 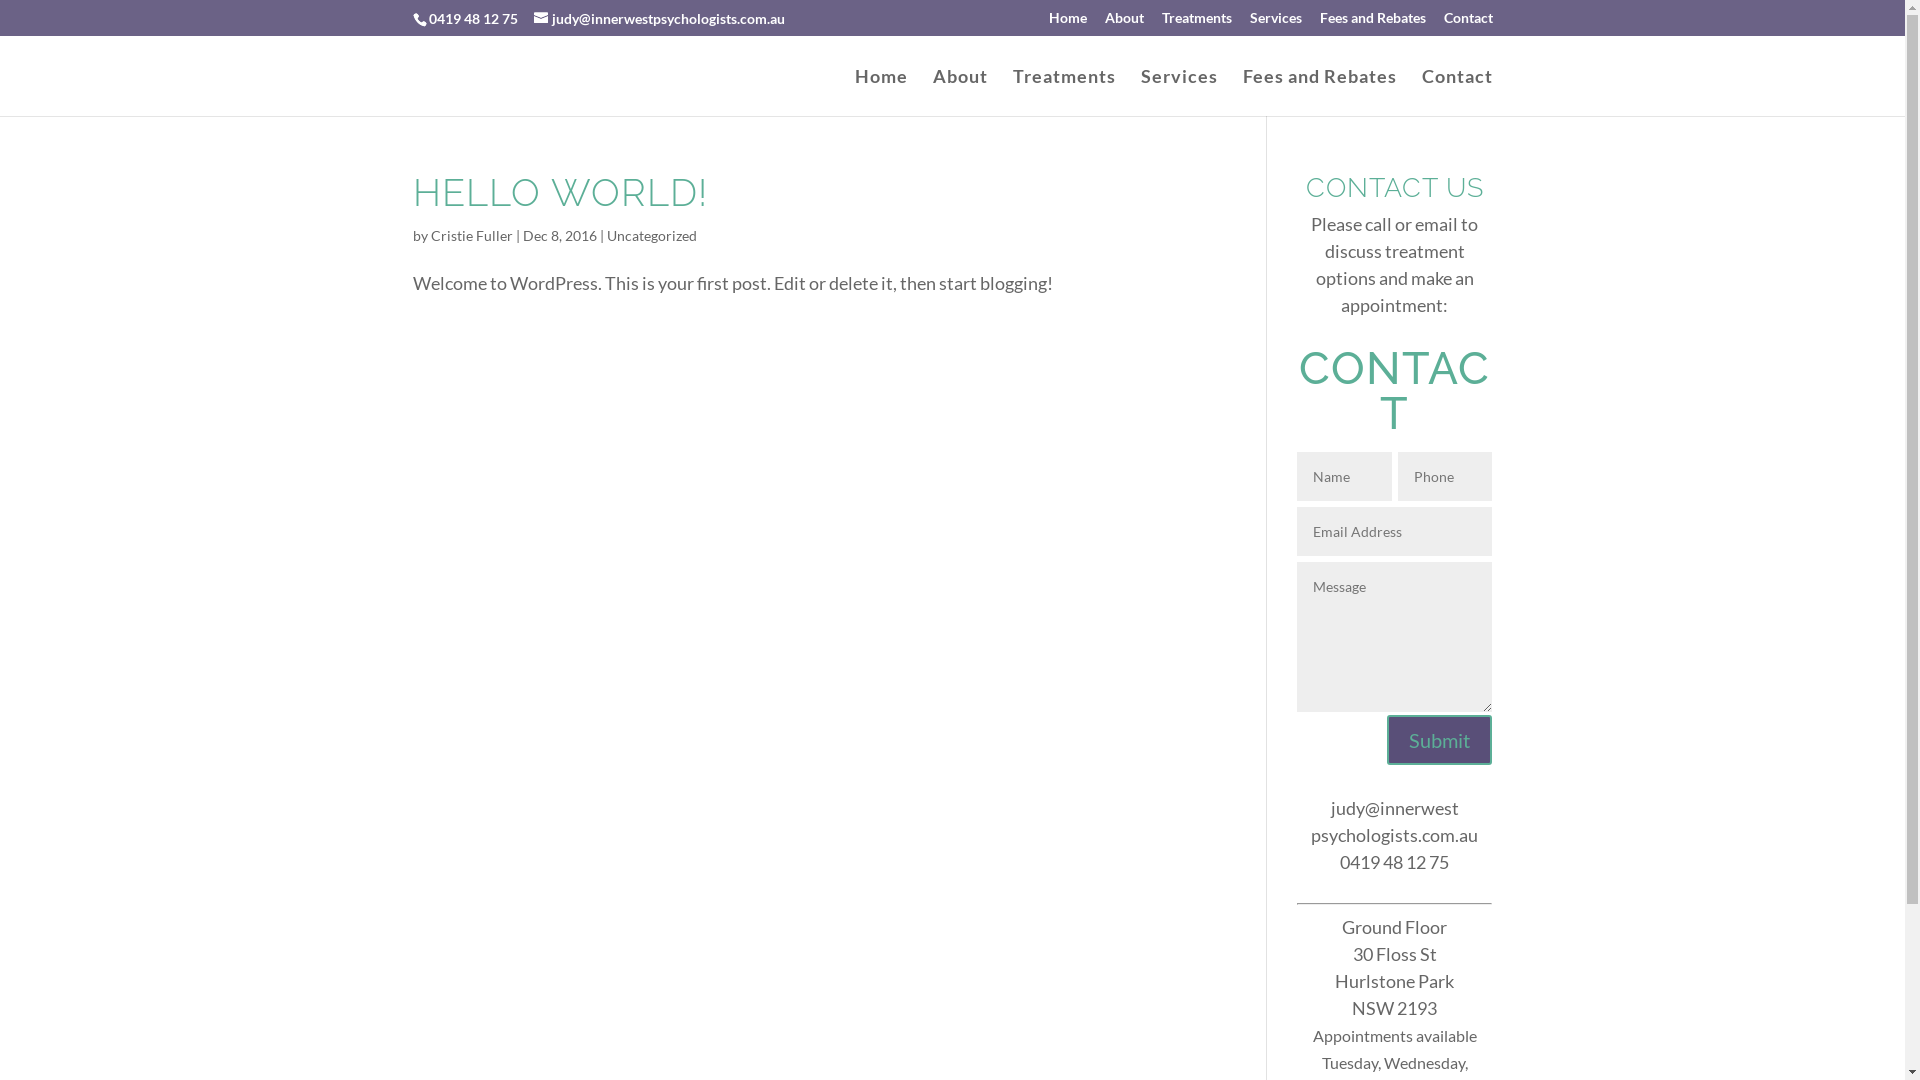 What do you see at coordinates (1275, 22) in the screenshot?
I see `'Services'` at bounding box center [1275, 22].